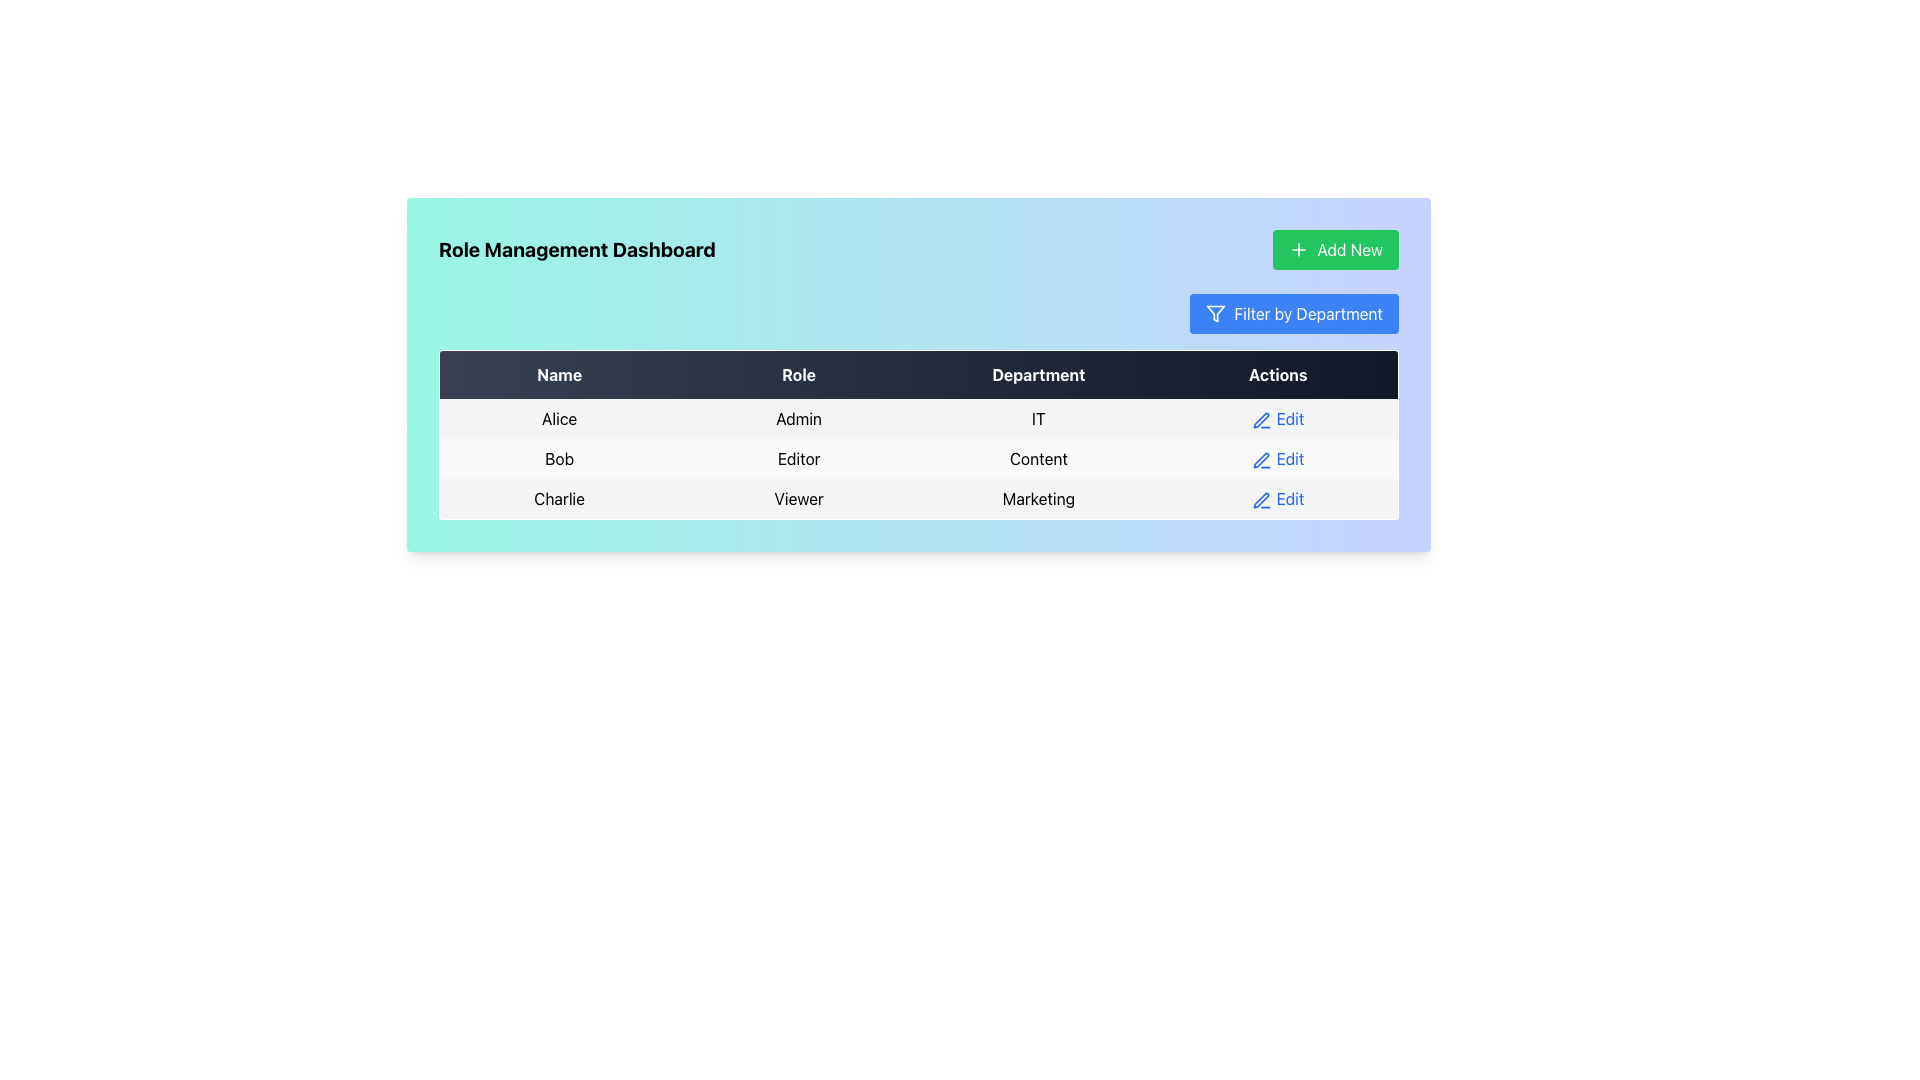 Image resolution: width=1920 pixels, height=1080 pixels. Describe the element at coordinates (1261, 419) in the screenshot. I see `the pencil-like edit icon located in the 'Actions' column of the data table for the user 'Alice'` at that location.